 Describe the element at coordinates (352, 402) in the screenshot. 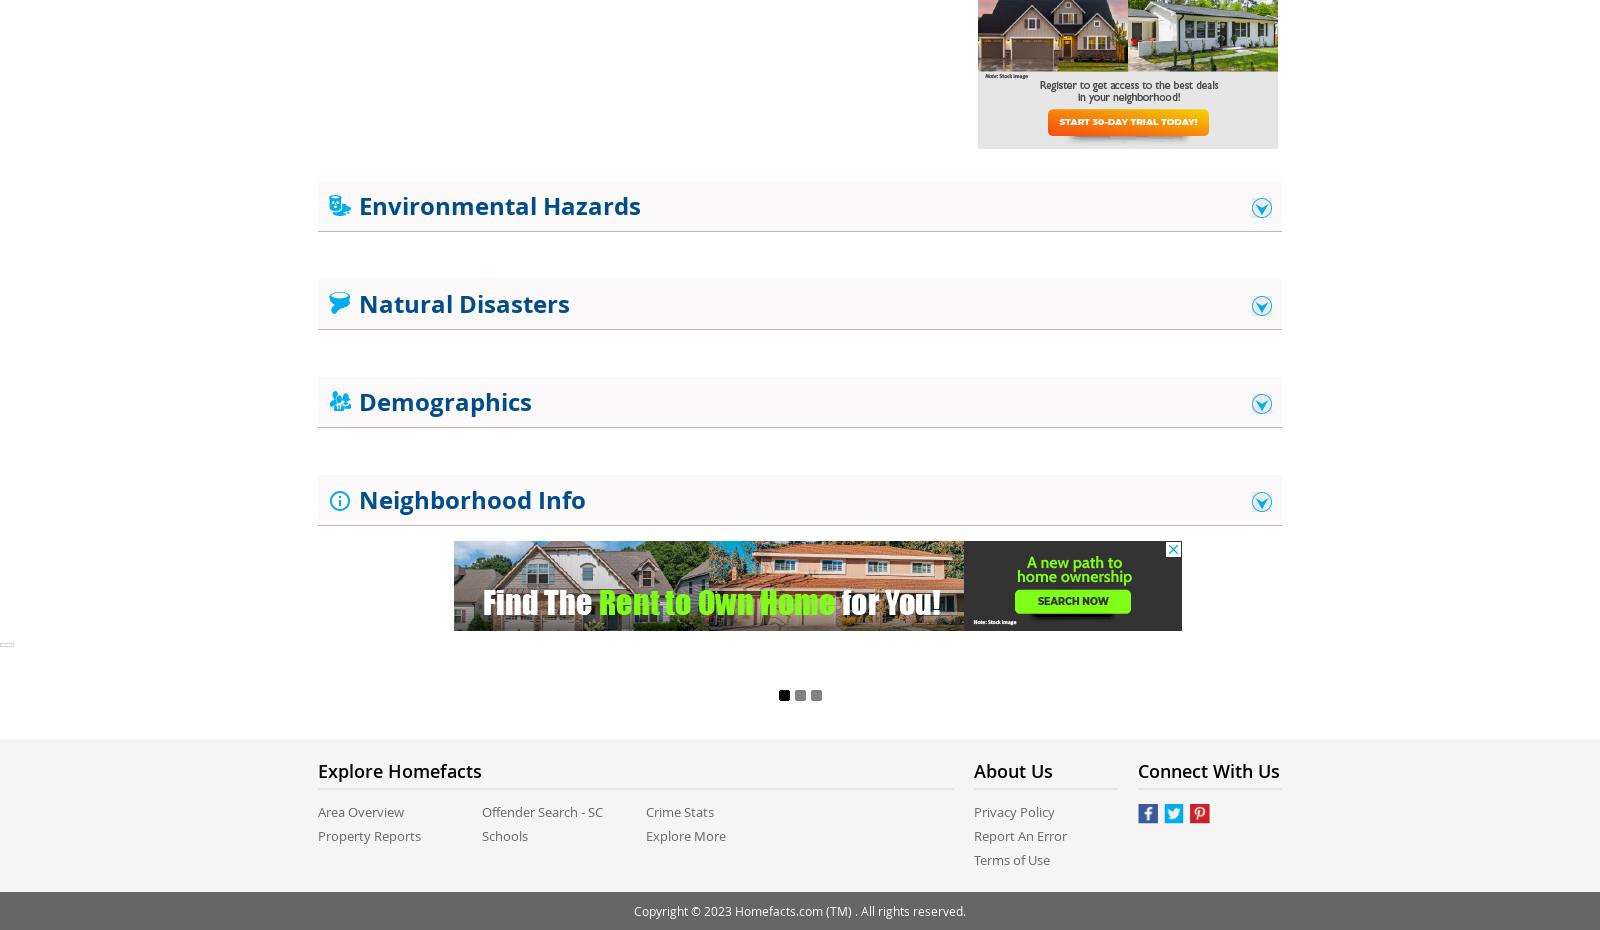

I see `'Demographics'` at that location.